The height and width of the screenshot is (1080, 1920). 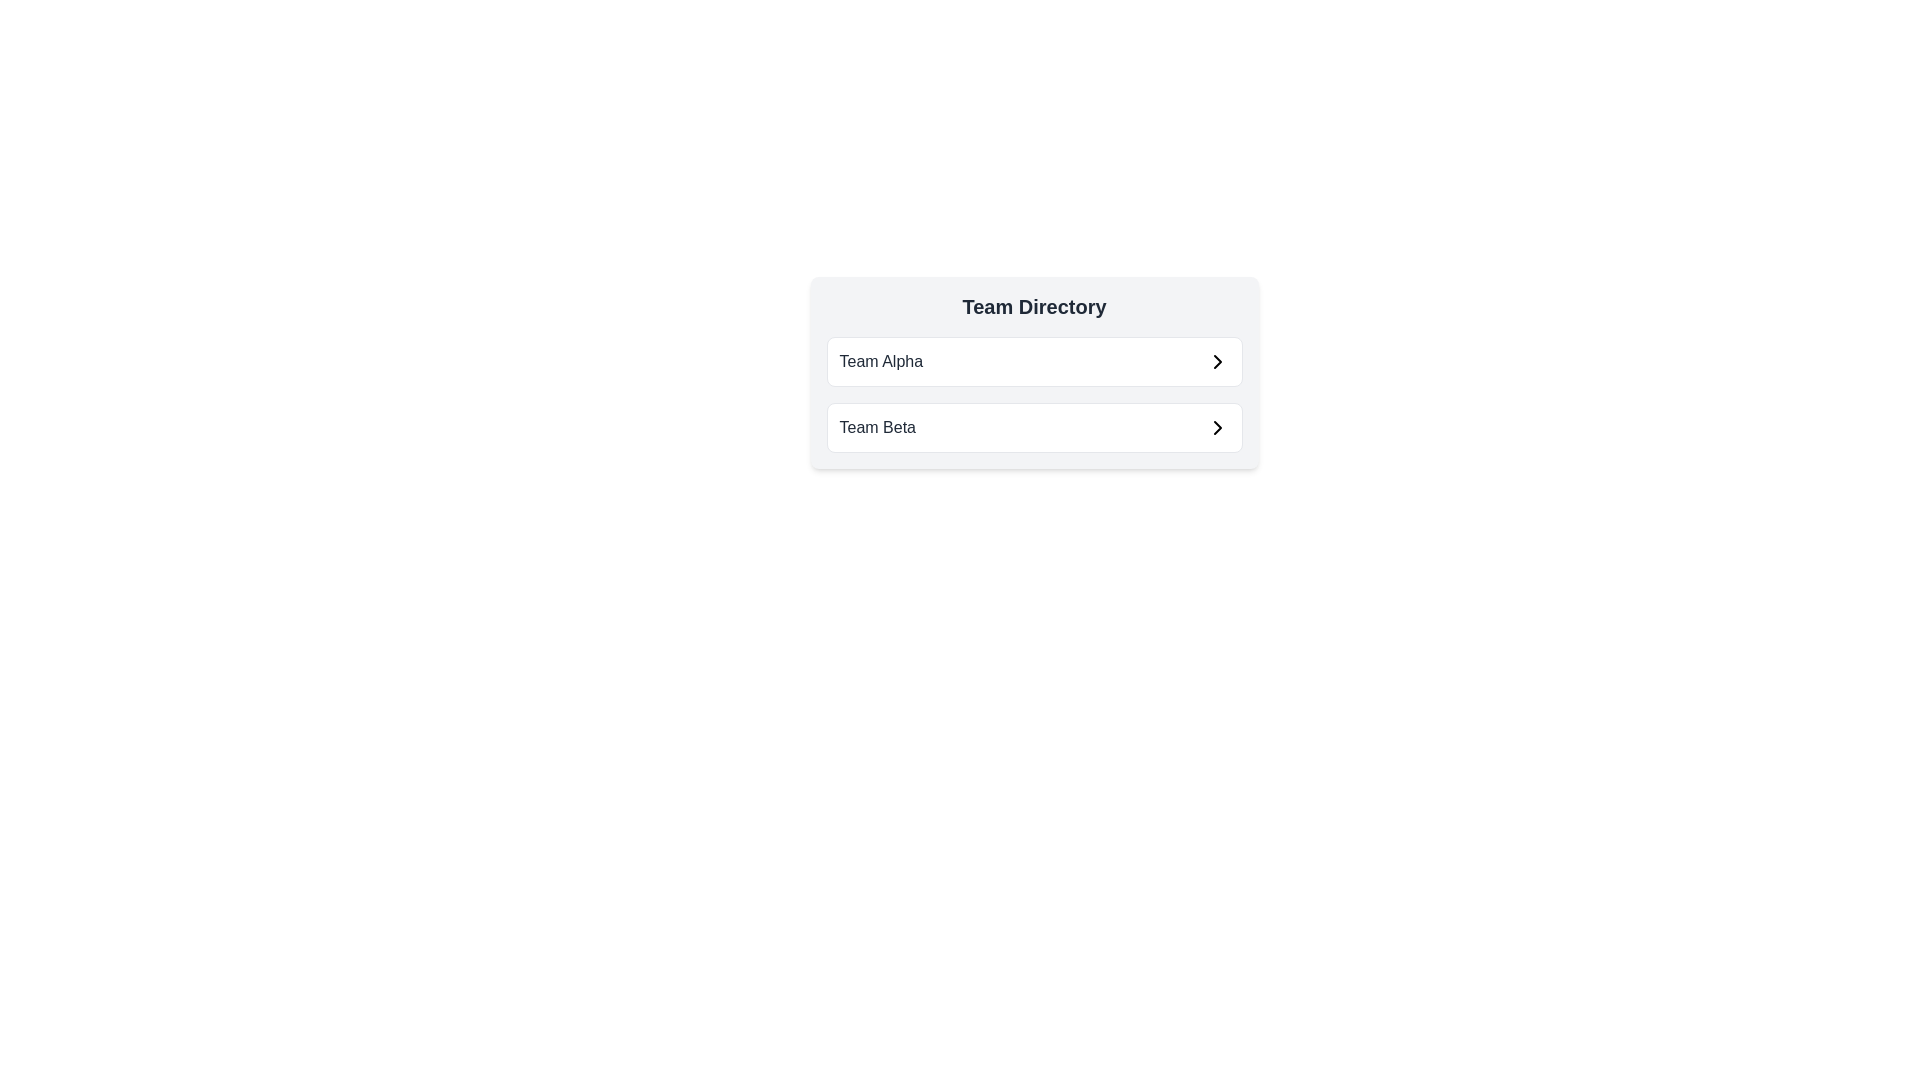 What do you see at coordinates (1034, 427) in the screenshot?
I see `the second list item labeled 'Team Beta'` at bounding box center [1034, 427].